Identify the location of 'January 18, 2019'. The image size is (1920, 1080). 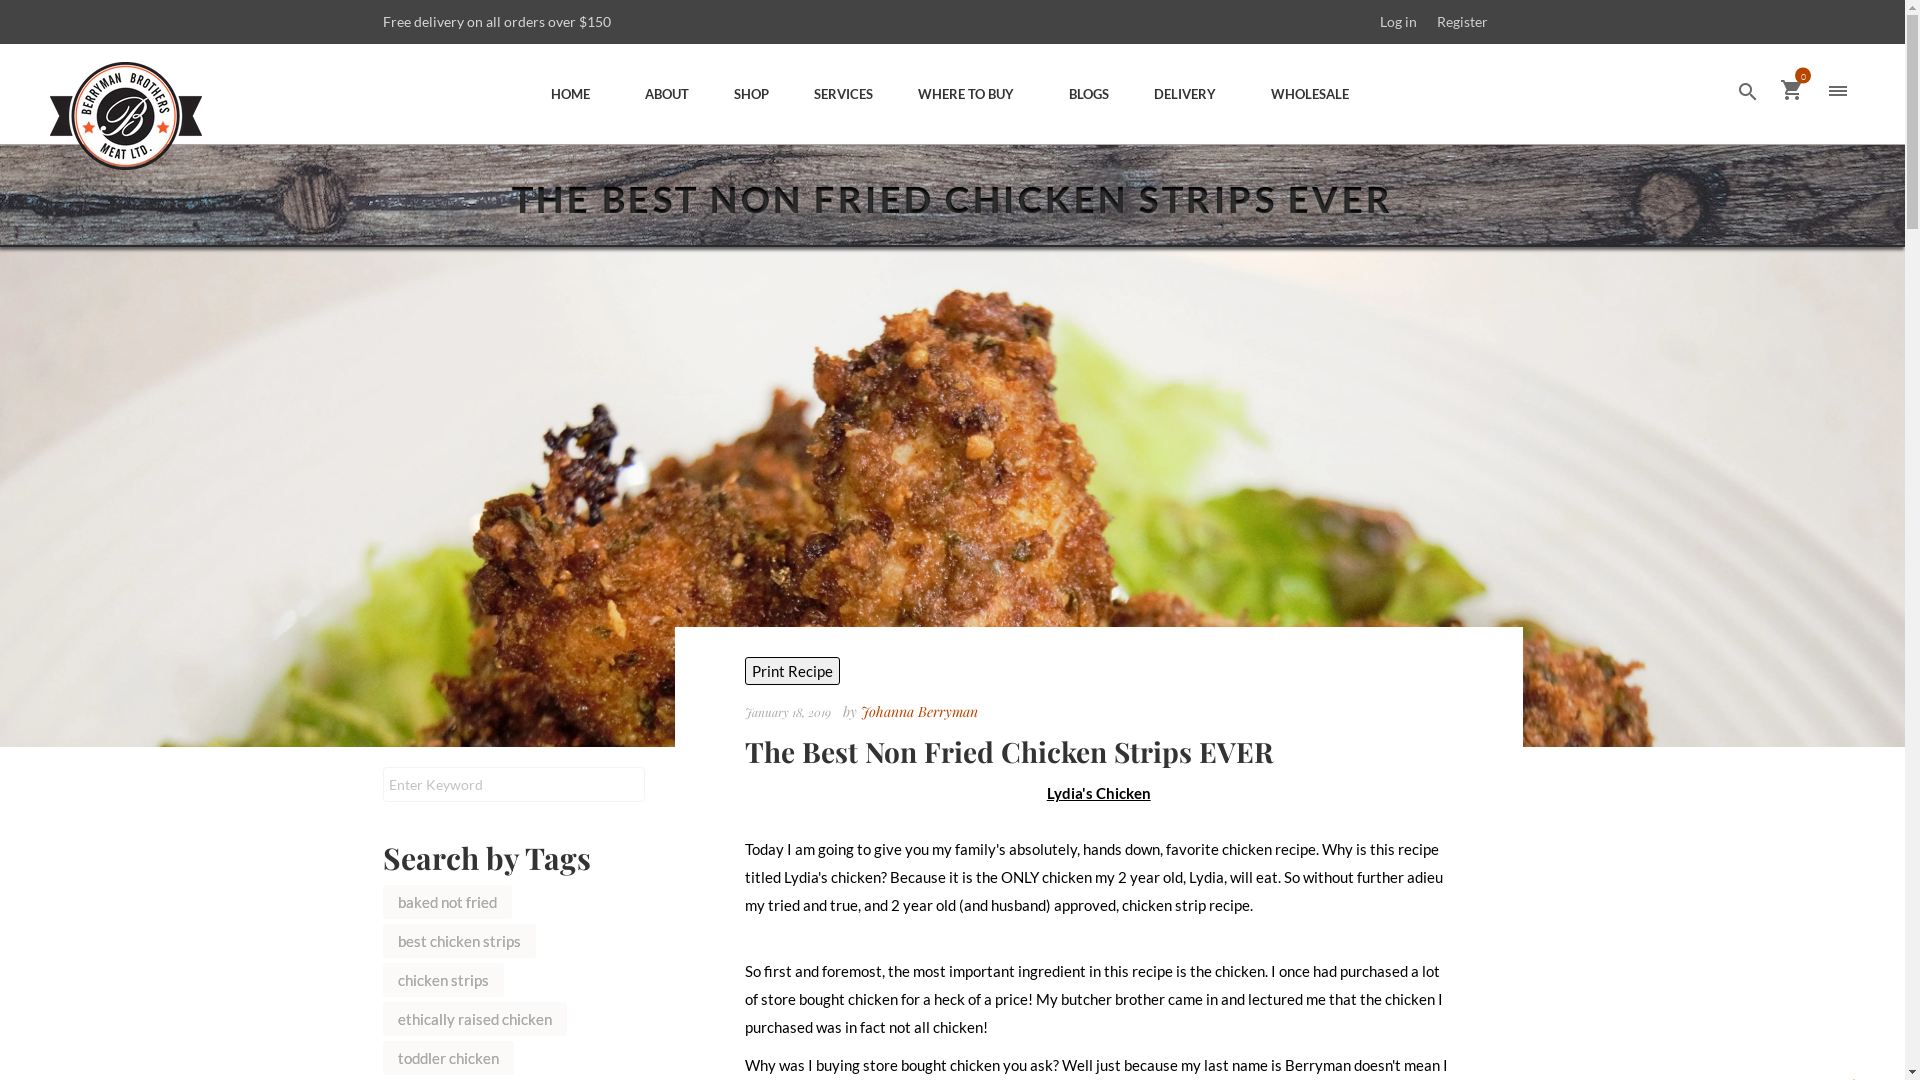
(789, 710).